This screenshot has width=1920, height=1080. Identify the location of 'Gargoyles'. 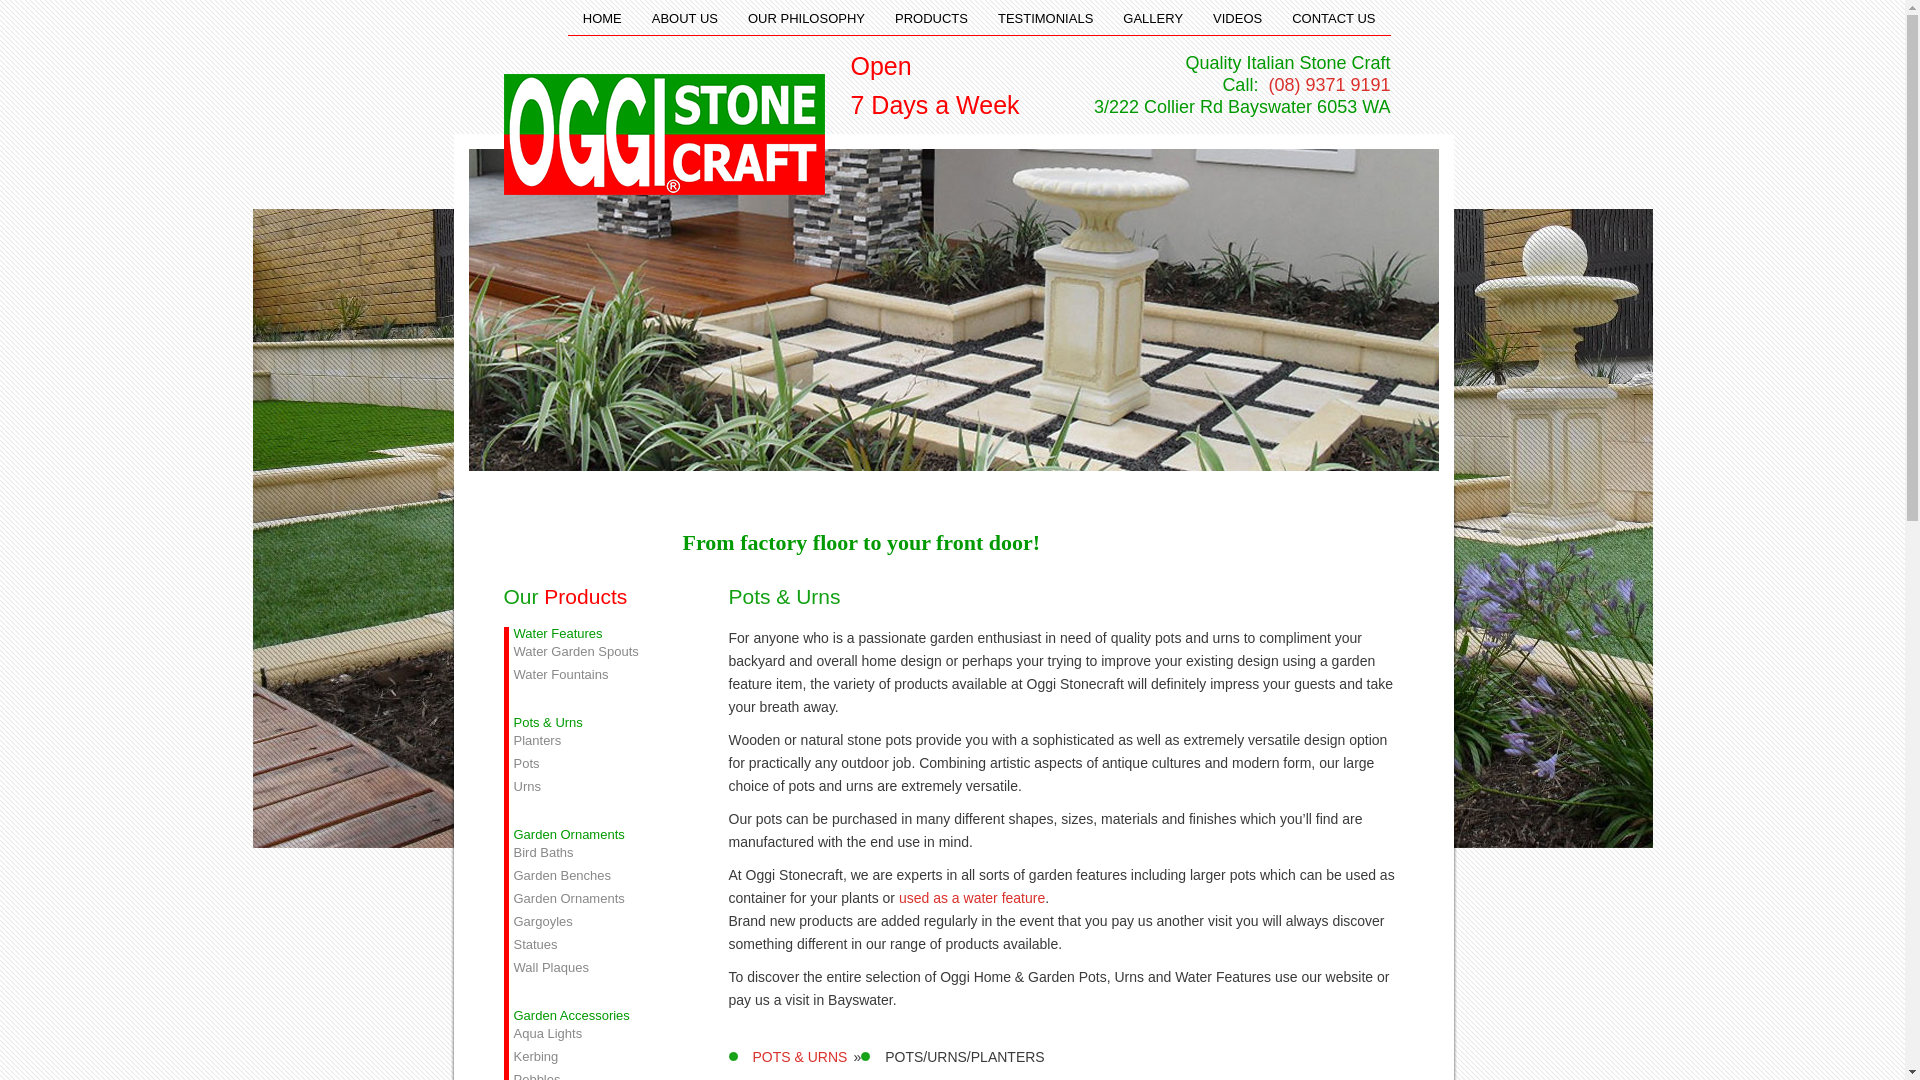
(595, 921).